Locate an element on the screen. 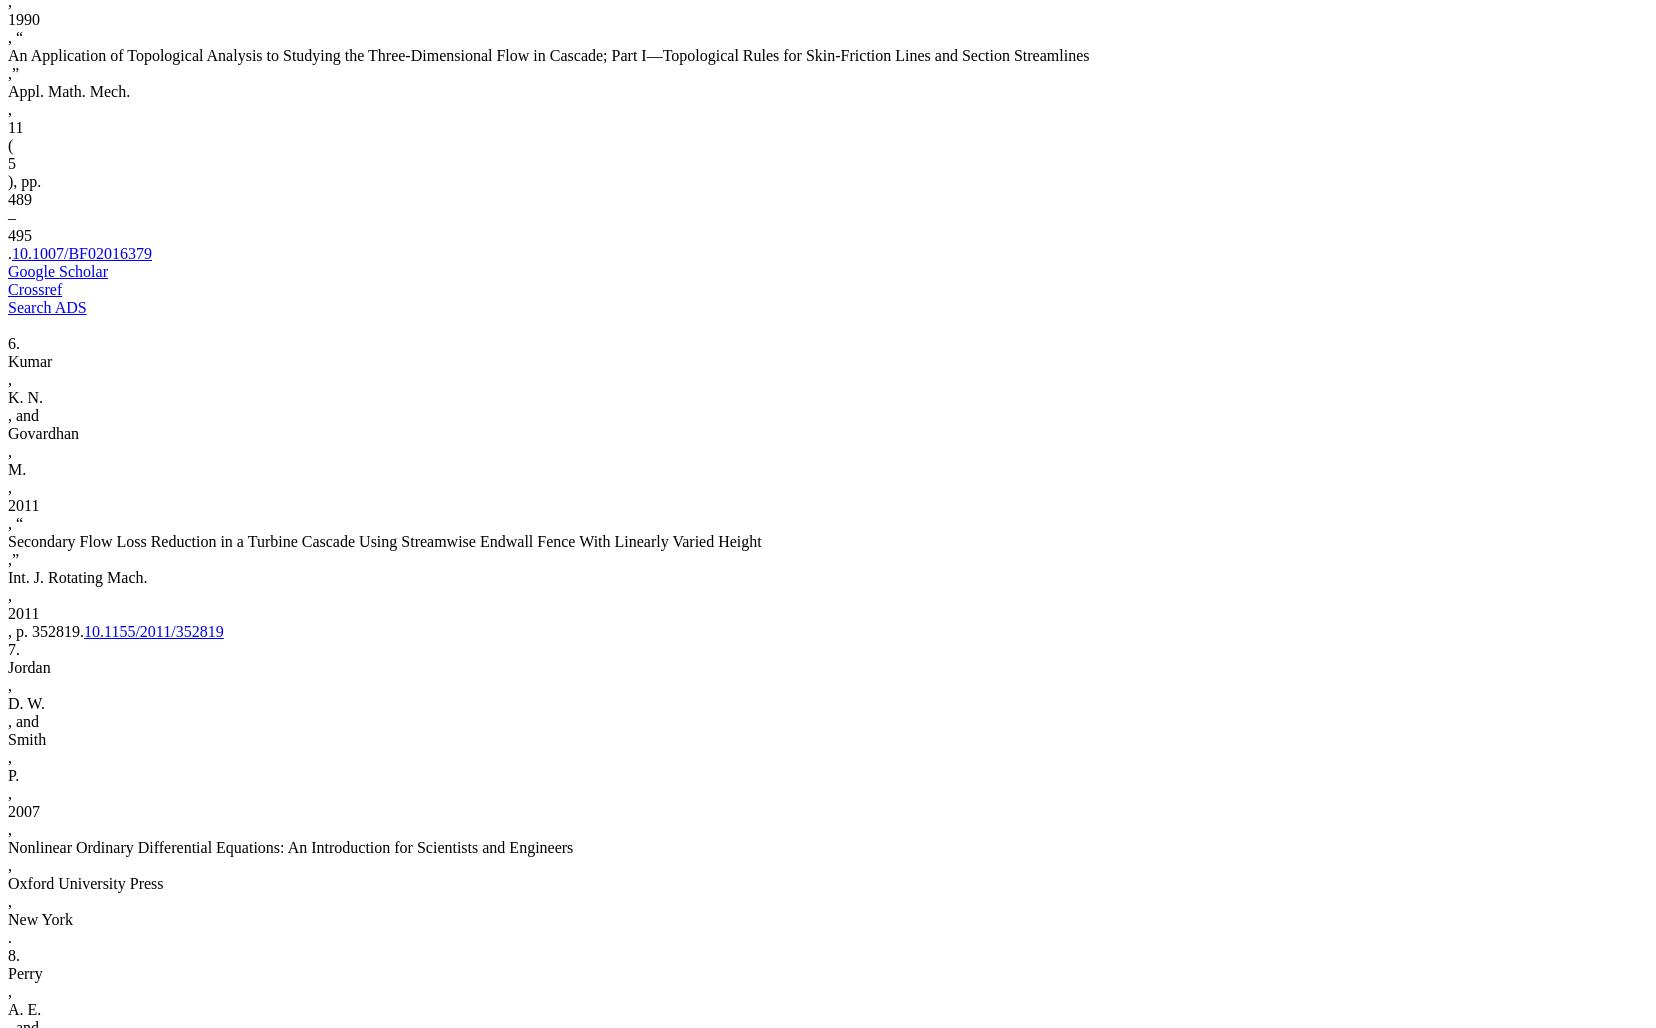 This screenshot has height=1028, width=1656. 'Jordan' is located at coordinates (27, 667).